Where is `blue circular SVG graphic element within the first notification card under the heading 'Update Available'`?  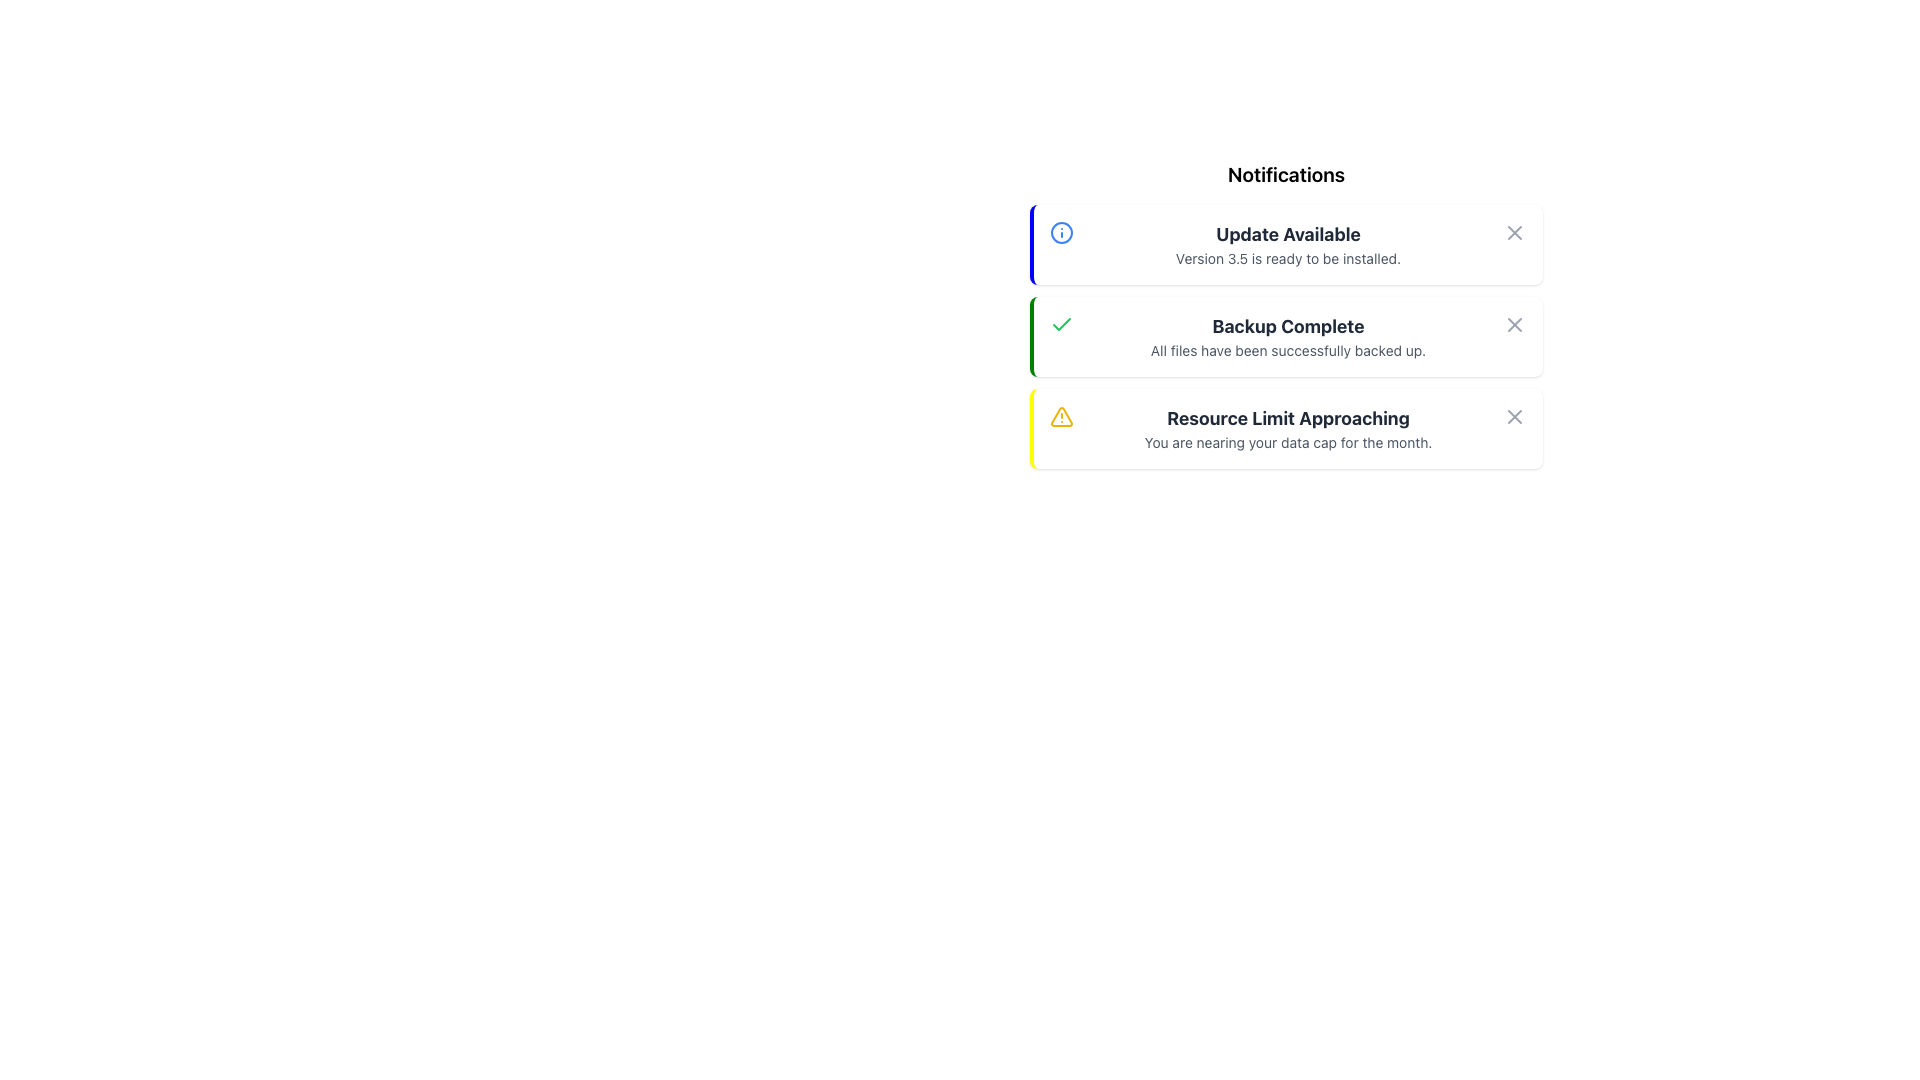 blue circular SVG graphic element within the first notification card under the heading 'Update Available' is located at coordinates (1060, 231).